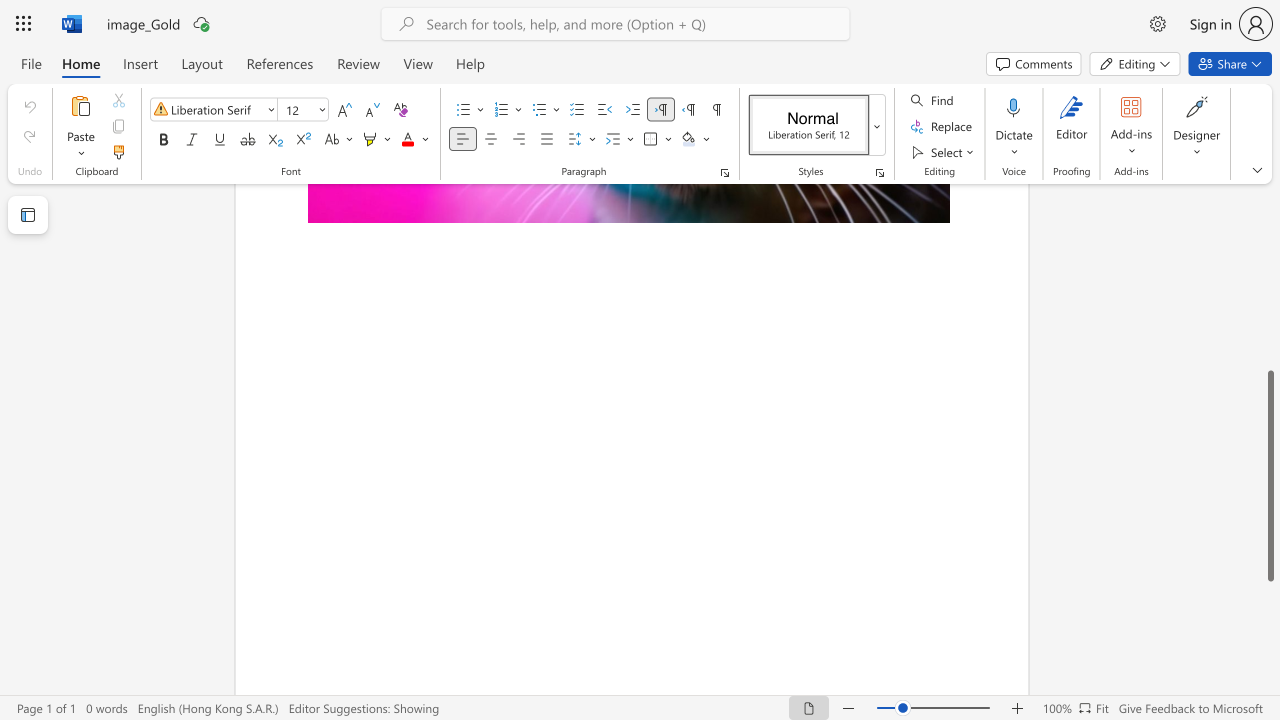 This screenshot has width=1280, height=720. Describe the element at coordinates (1269, 228) in the screenshot. I see `the scrollbar on the right to move the page upward` at that location.